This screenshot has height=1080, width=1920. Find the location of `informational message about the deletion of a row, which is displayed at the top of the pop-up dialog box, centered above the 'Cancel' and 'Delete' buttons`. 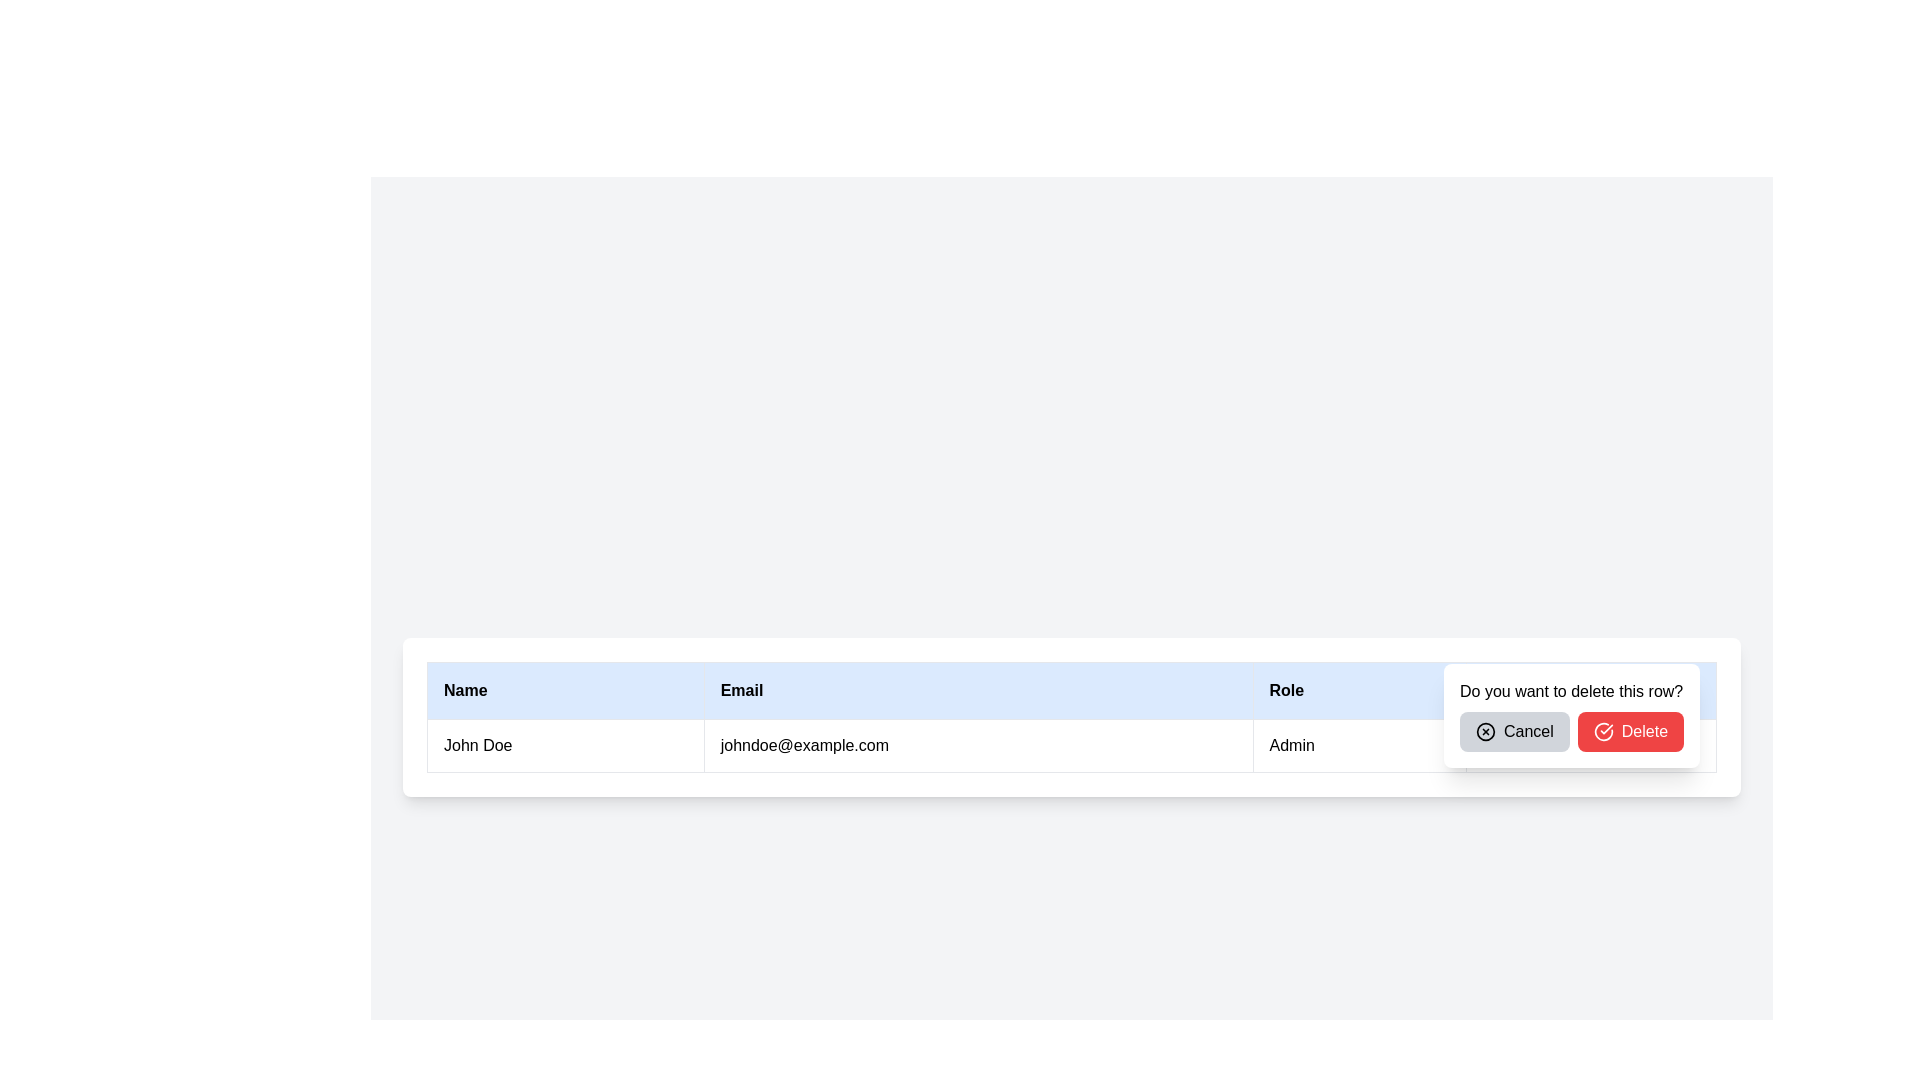

informational message about the deletion of a row, which is displayed at the top of the pop-up dialog box, centered above the 'Cancel' and 'Delete' buttons is located at coordinates (1570, 690).